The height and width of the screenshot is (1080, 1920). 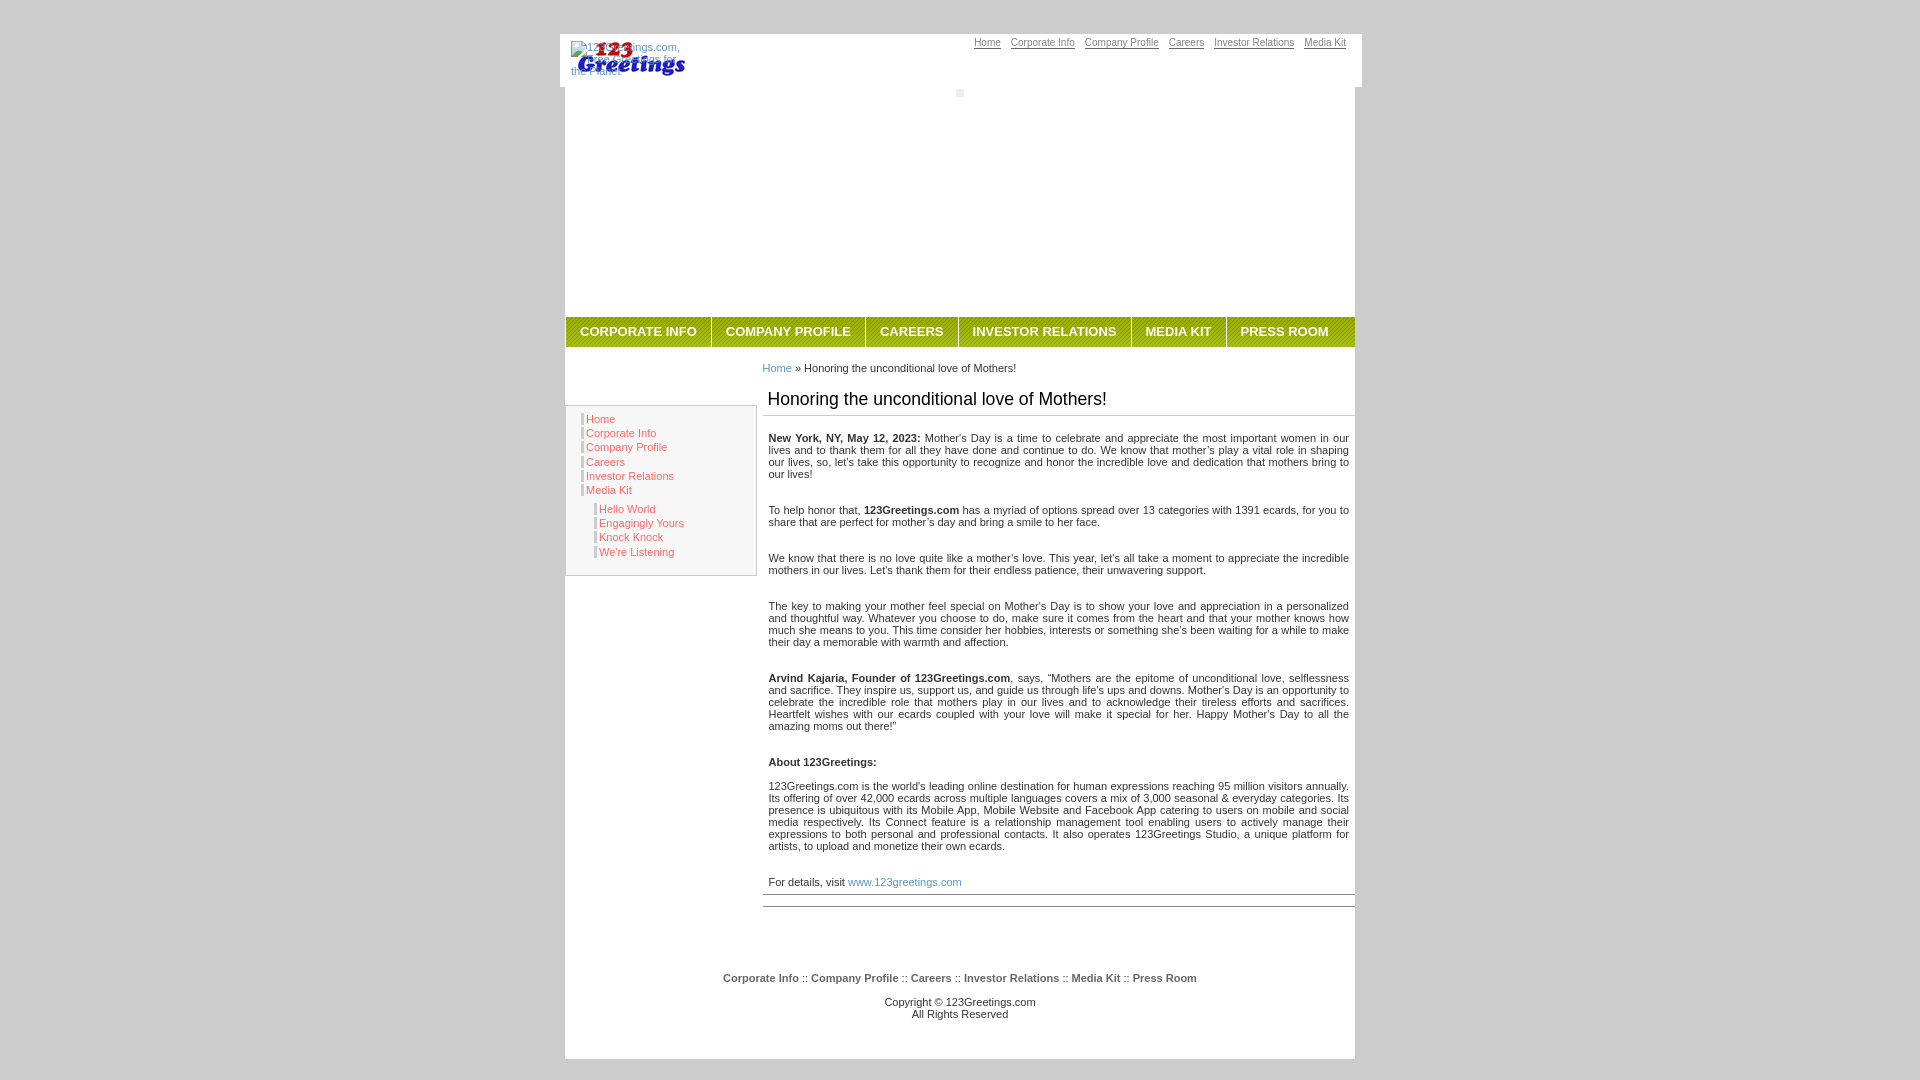 I want to click on 'www.123greetings.com', so click(x=904, y=881).